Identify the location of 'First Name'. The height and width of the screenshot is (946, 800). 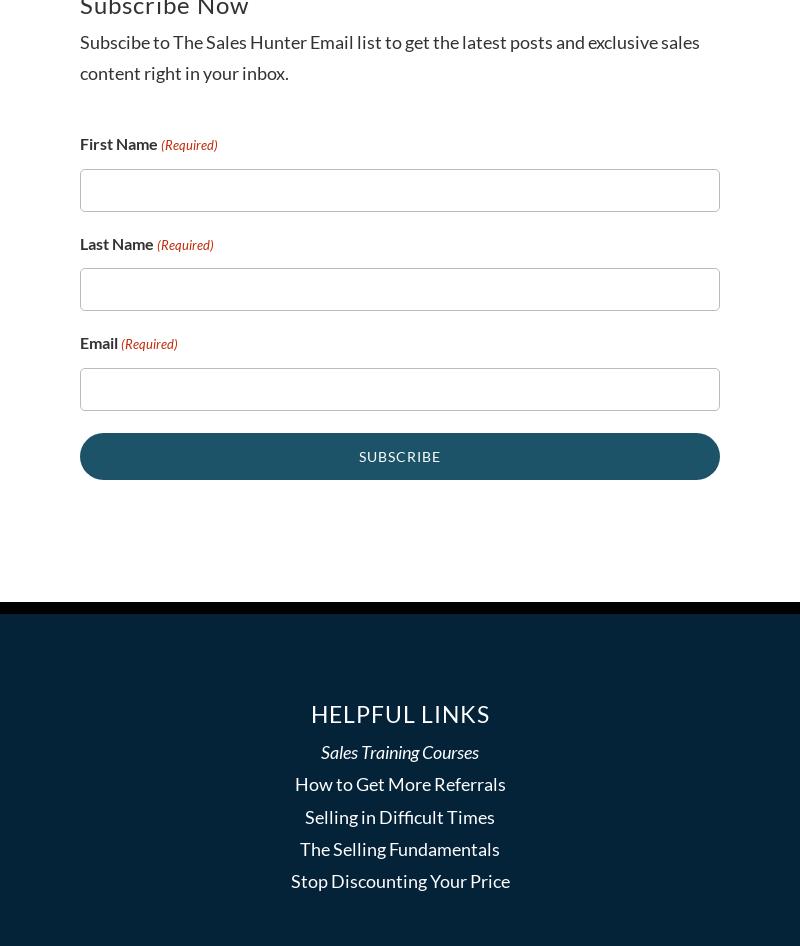
(117, 142).